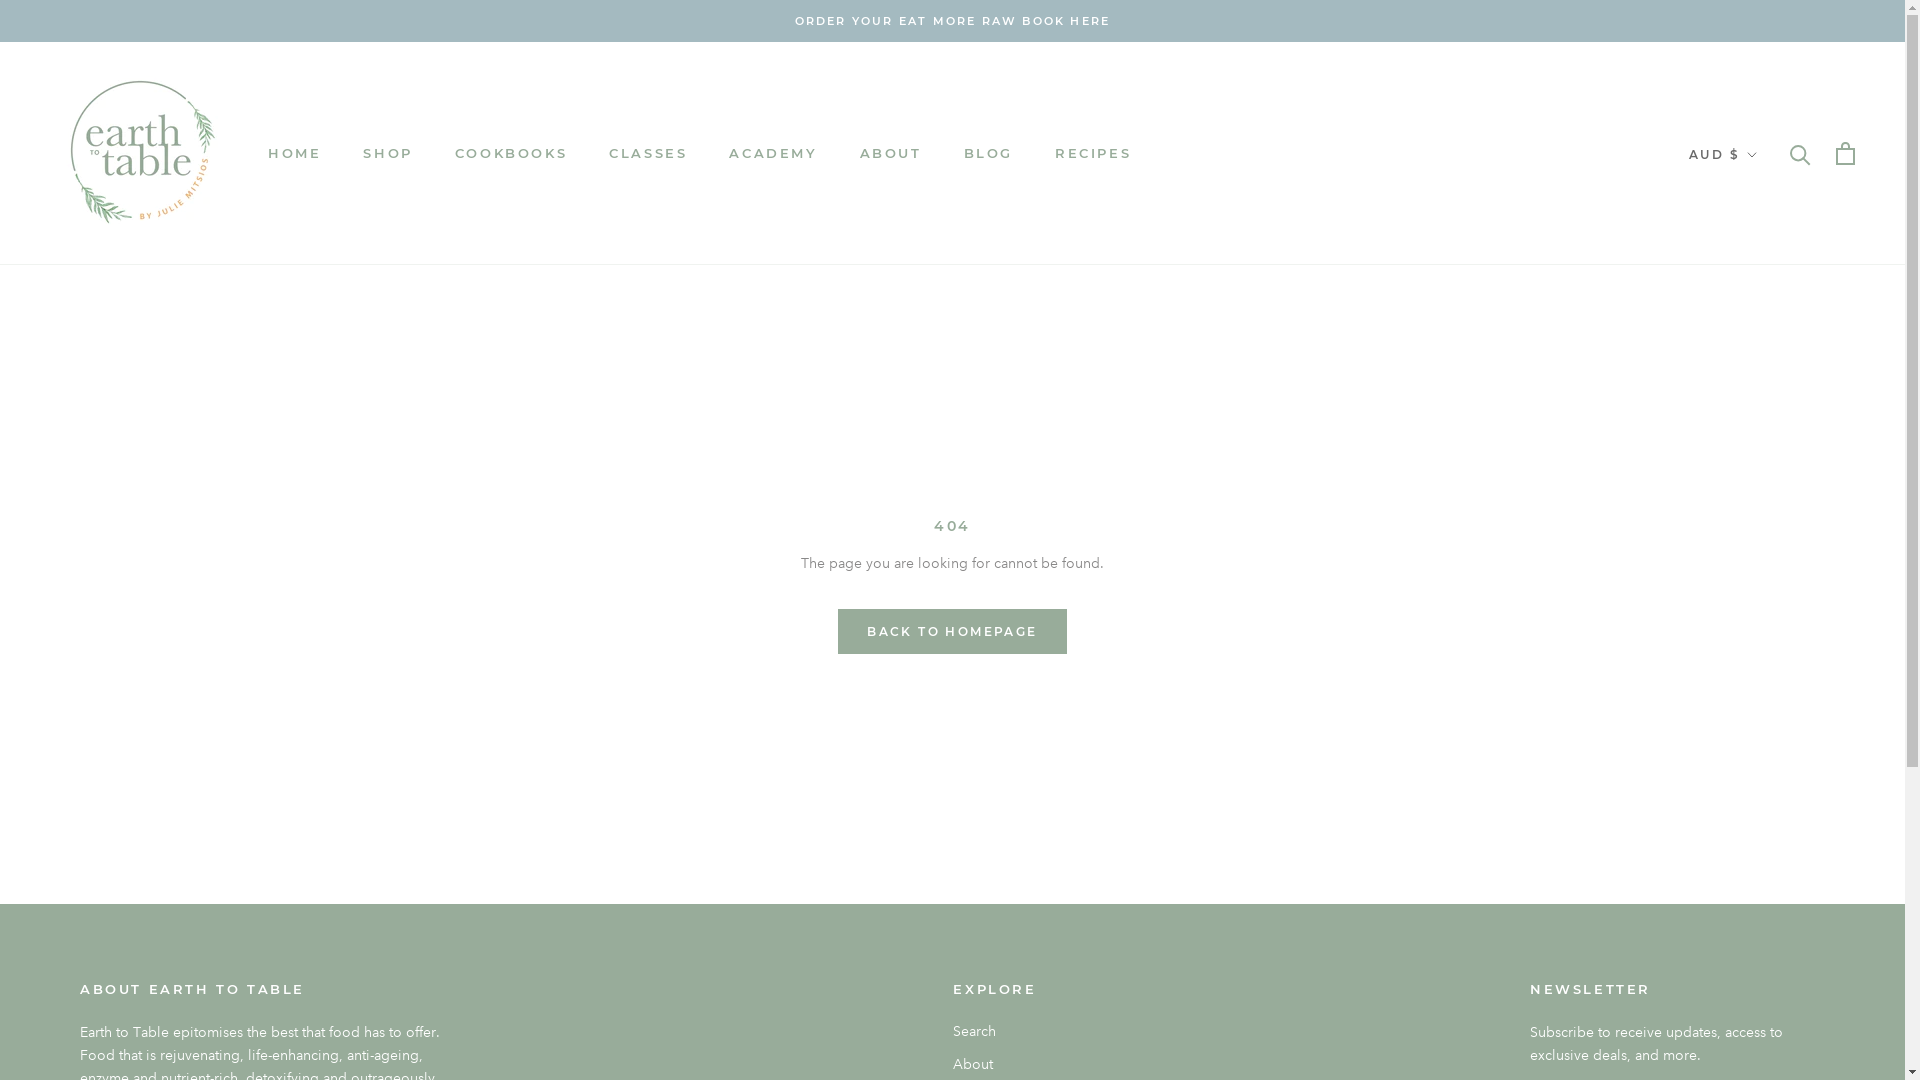 Image resolution: width=1920 pixels, height=1080 pixels. I want to click on 'ACADEMY', so click(728, 152).